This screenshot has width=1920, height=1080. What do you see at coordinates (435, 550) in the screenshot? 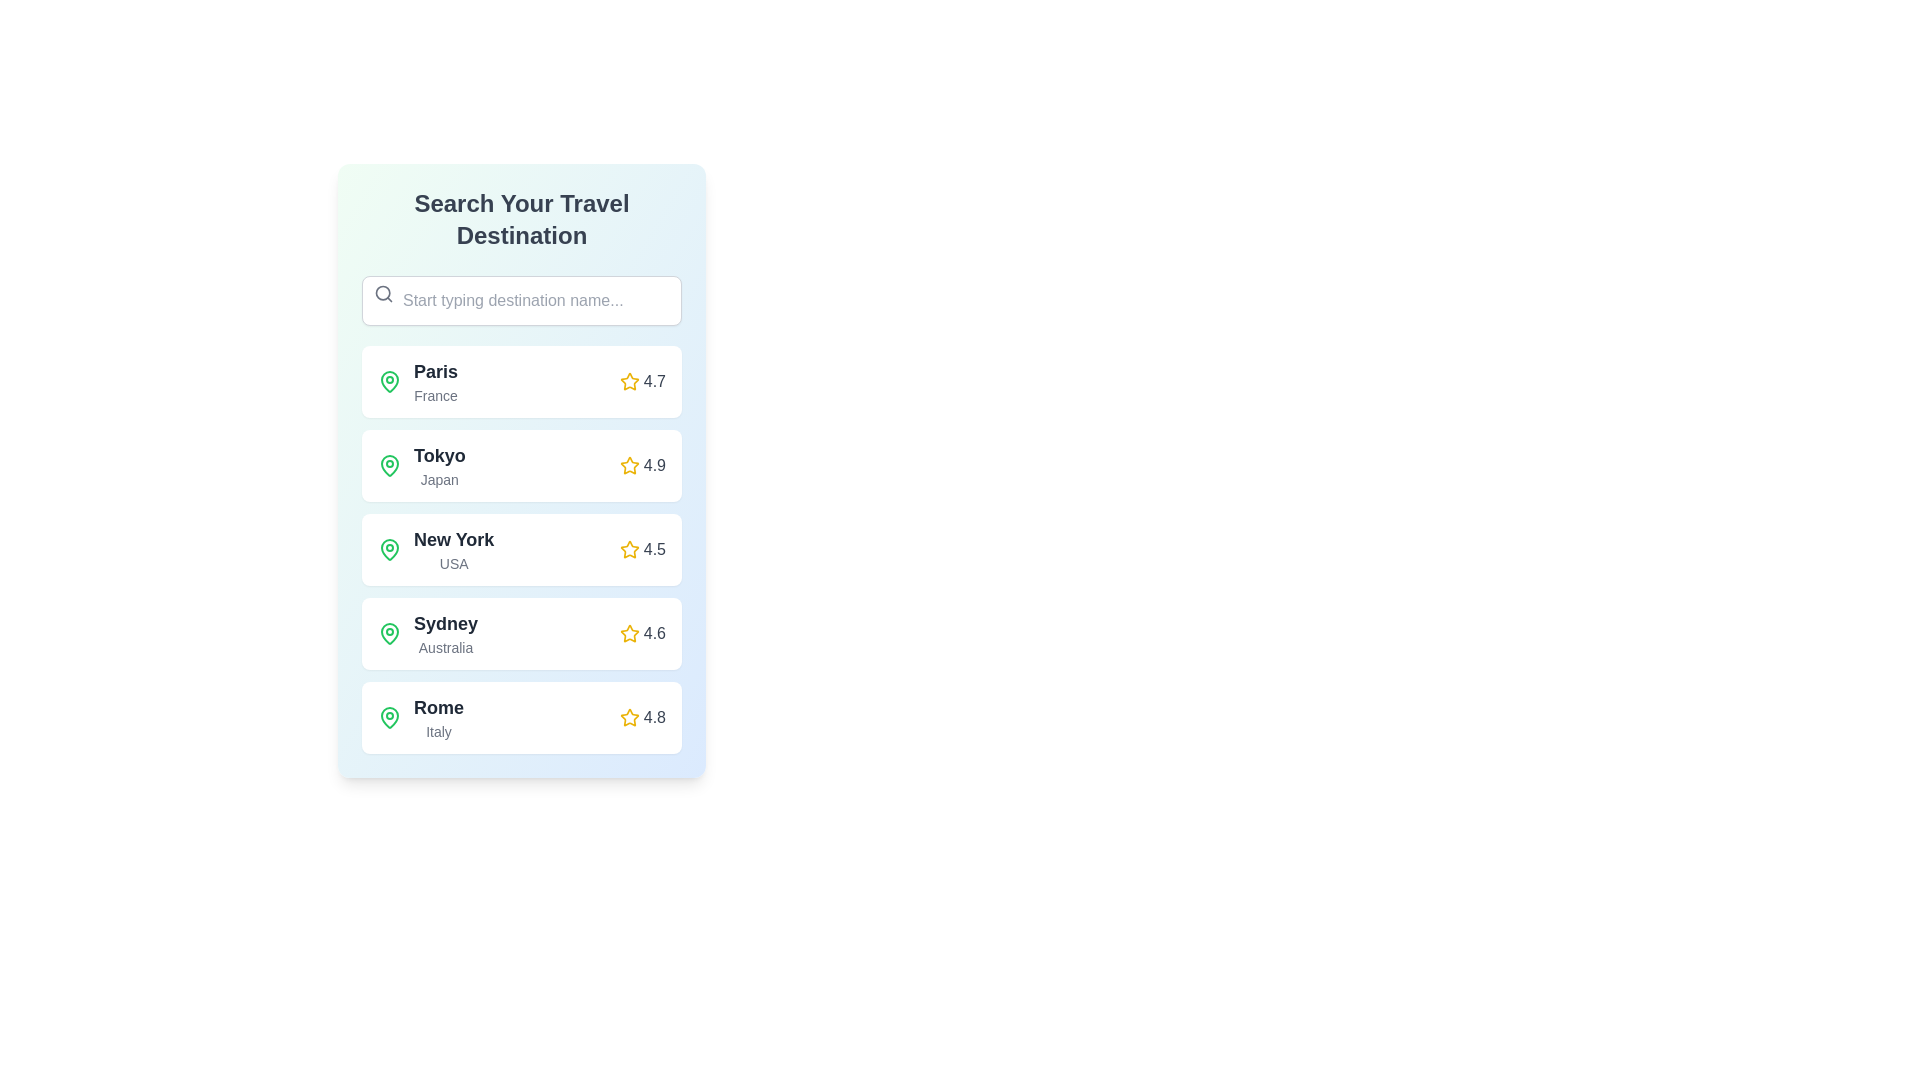
I see `the third list item displaying information about the travel destination 'New York, USA'` at bounding box center [435, 550].